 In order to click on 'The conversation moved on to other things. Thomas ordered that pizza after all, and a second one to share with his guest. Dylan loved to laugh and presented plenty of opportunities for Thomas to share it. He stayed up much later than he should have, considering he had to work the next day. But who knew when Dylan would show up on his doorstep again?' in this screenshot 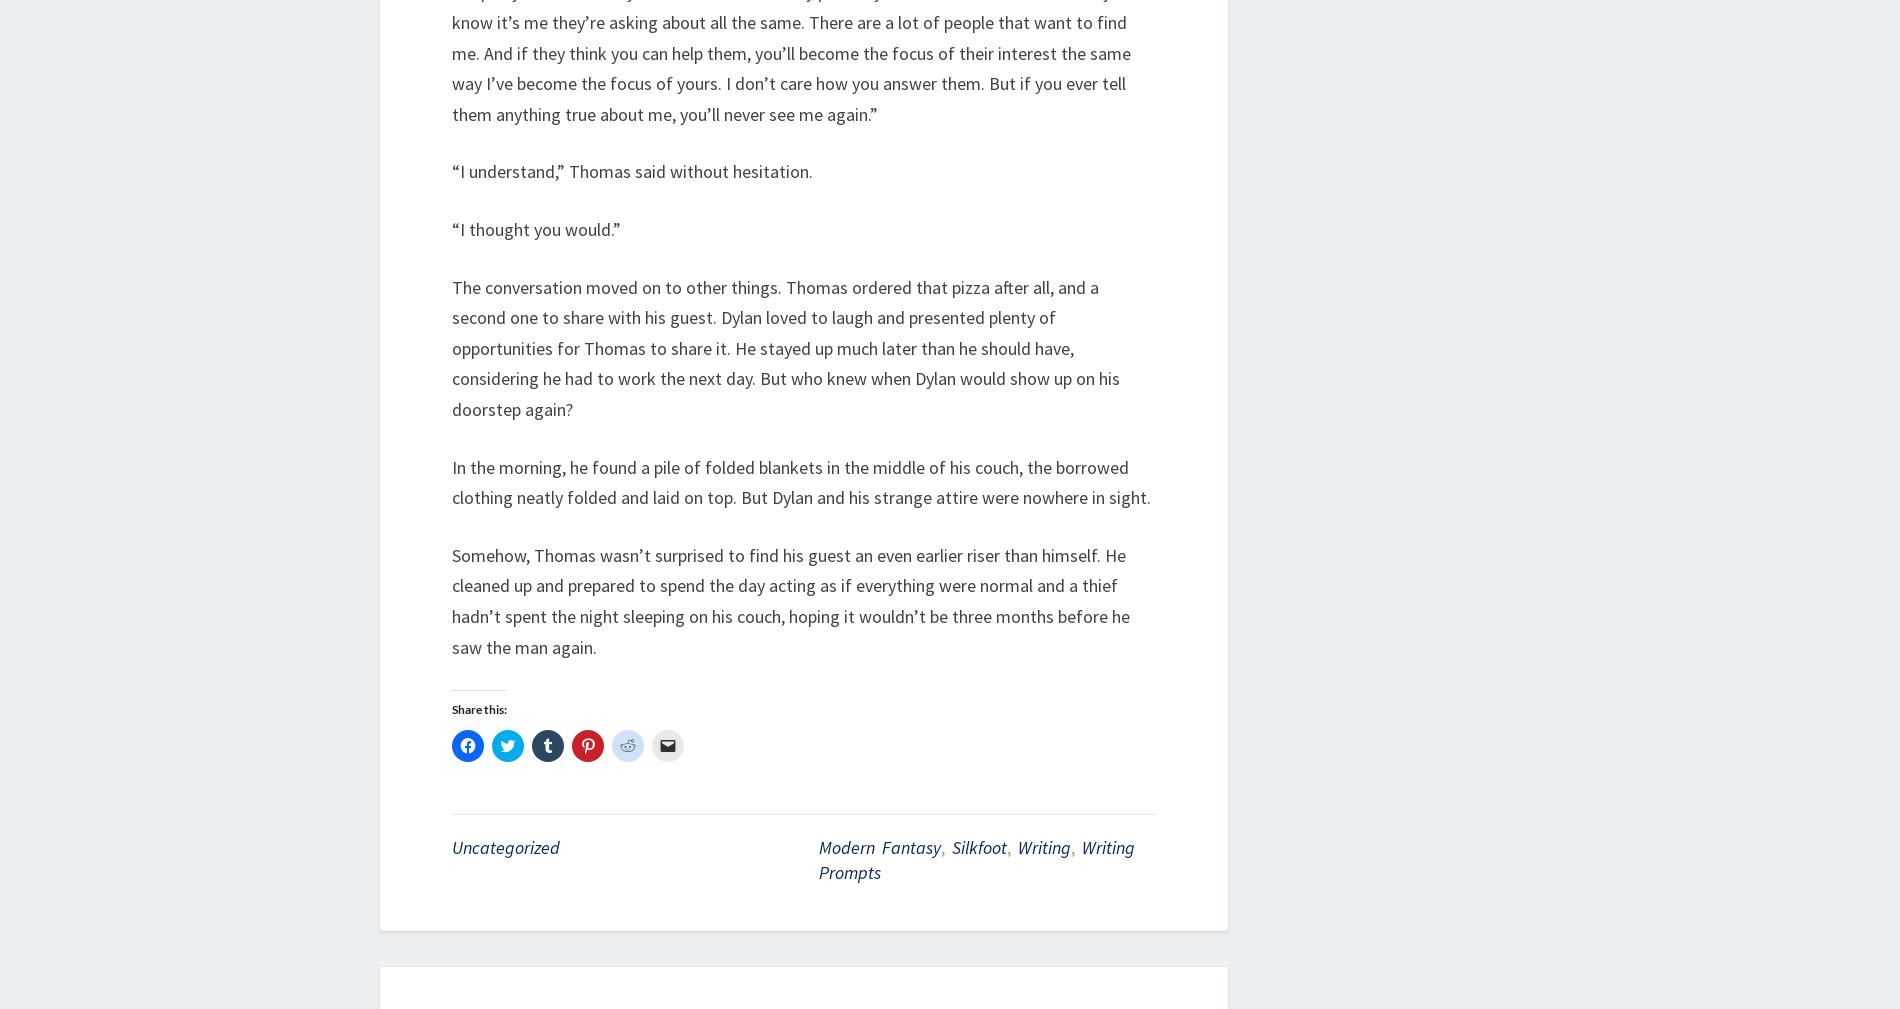, I will do `click(785, 347)`.